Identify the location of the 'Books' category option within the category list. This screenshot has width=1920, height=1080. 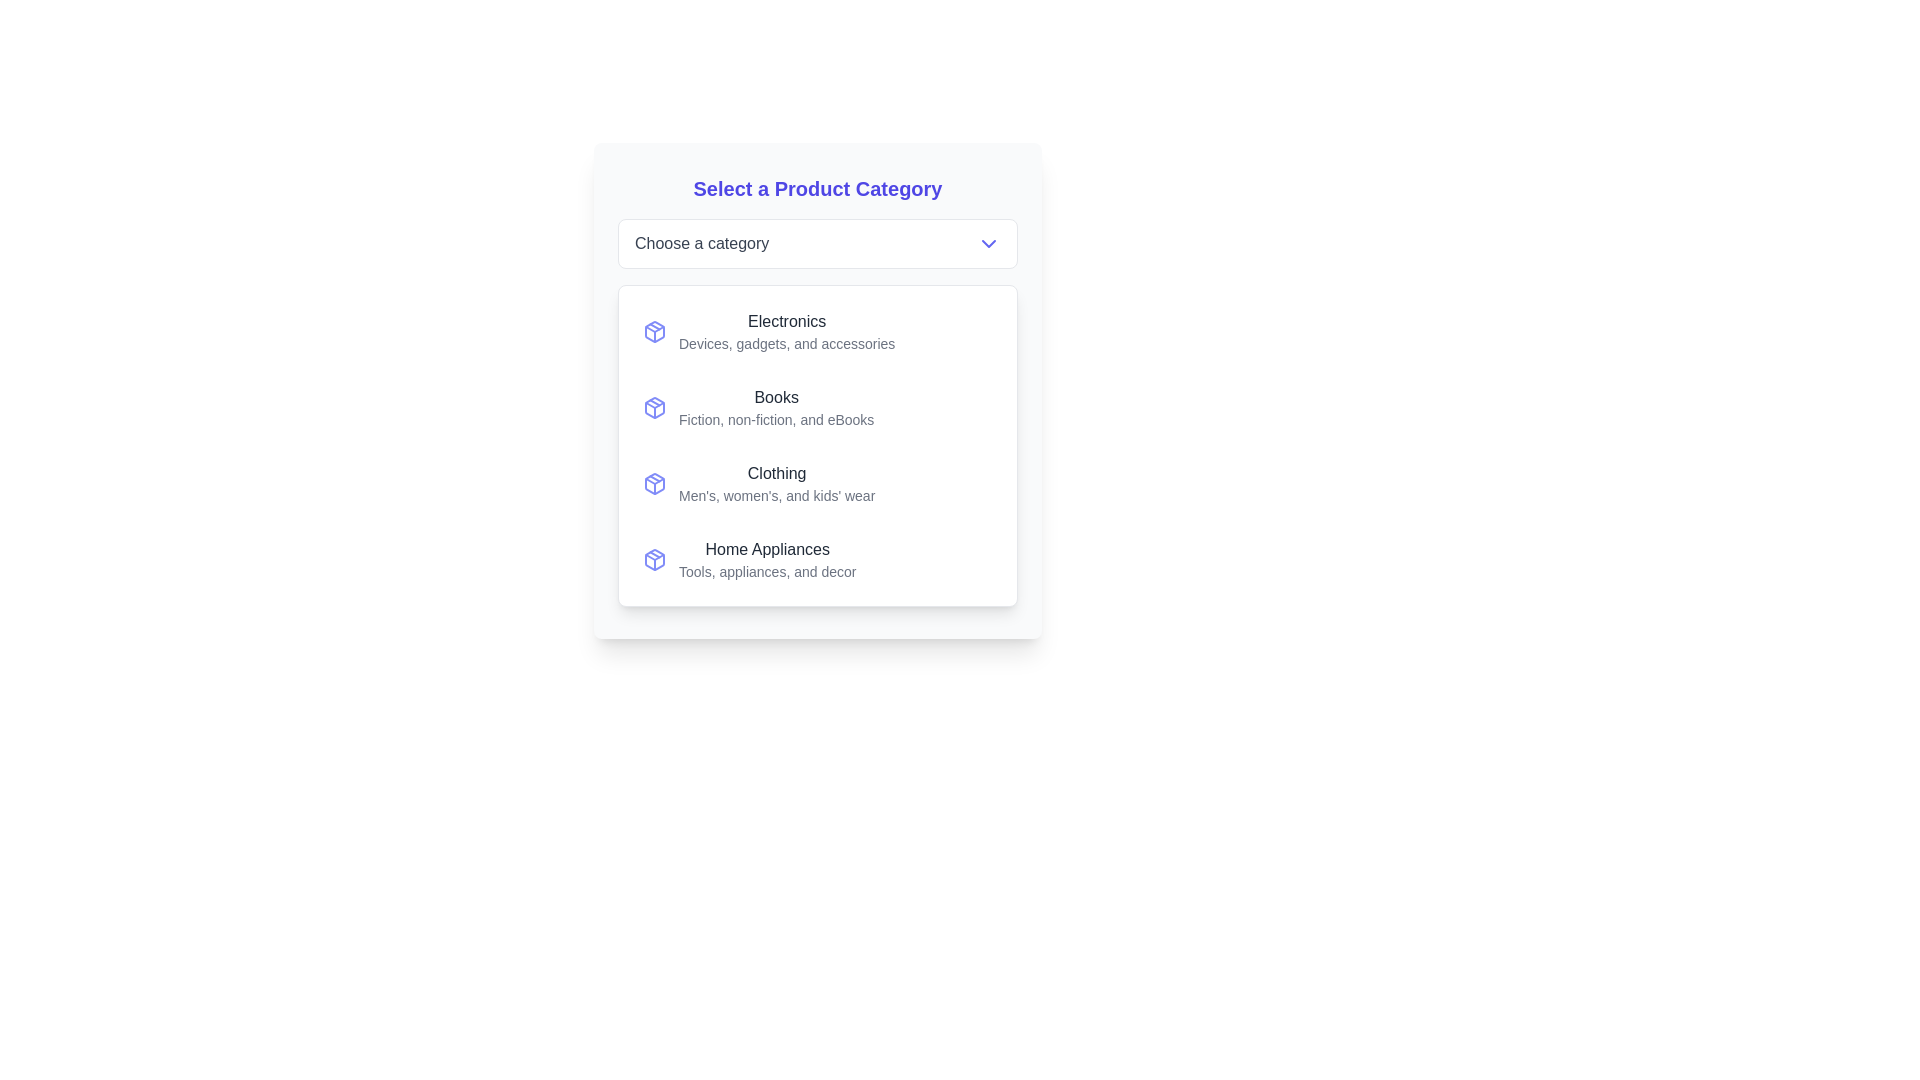
(817, 407).